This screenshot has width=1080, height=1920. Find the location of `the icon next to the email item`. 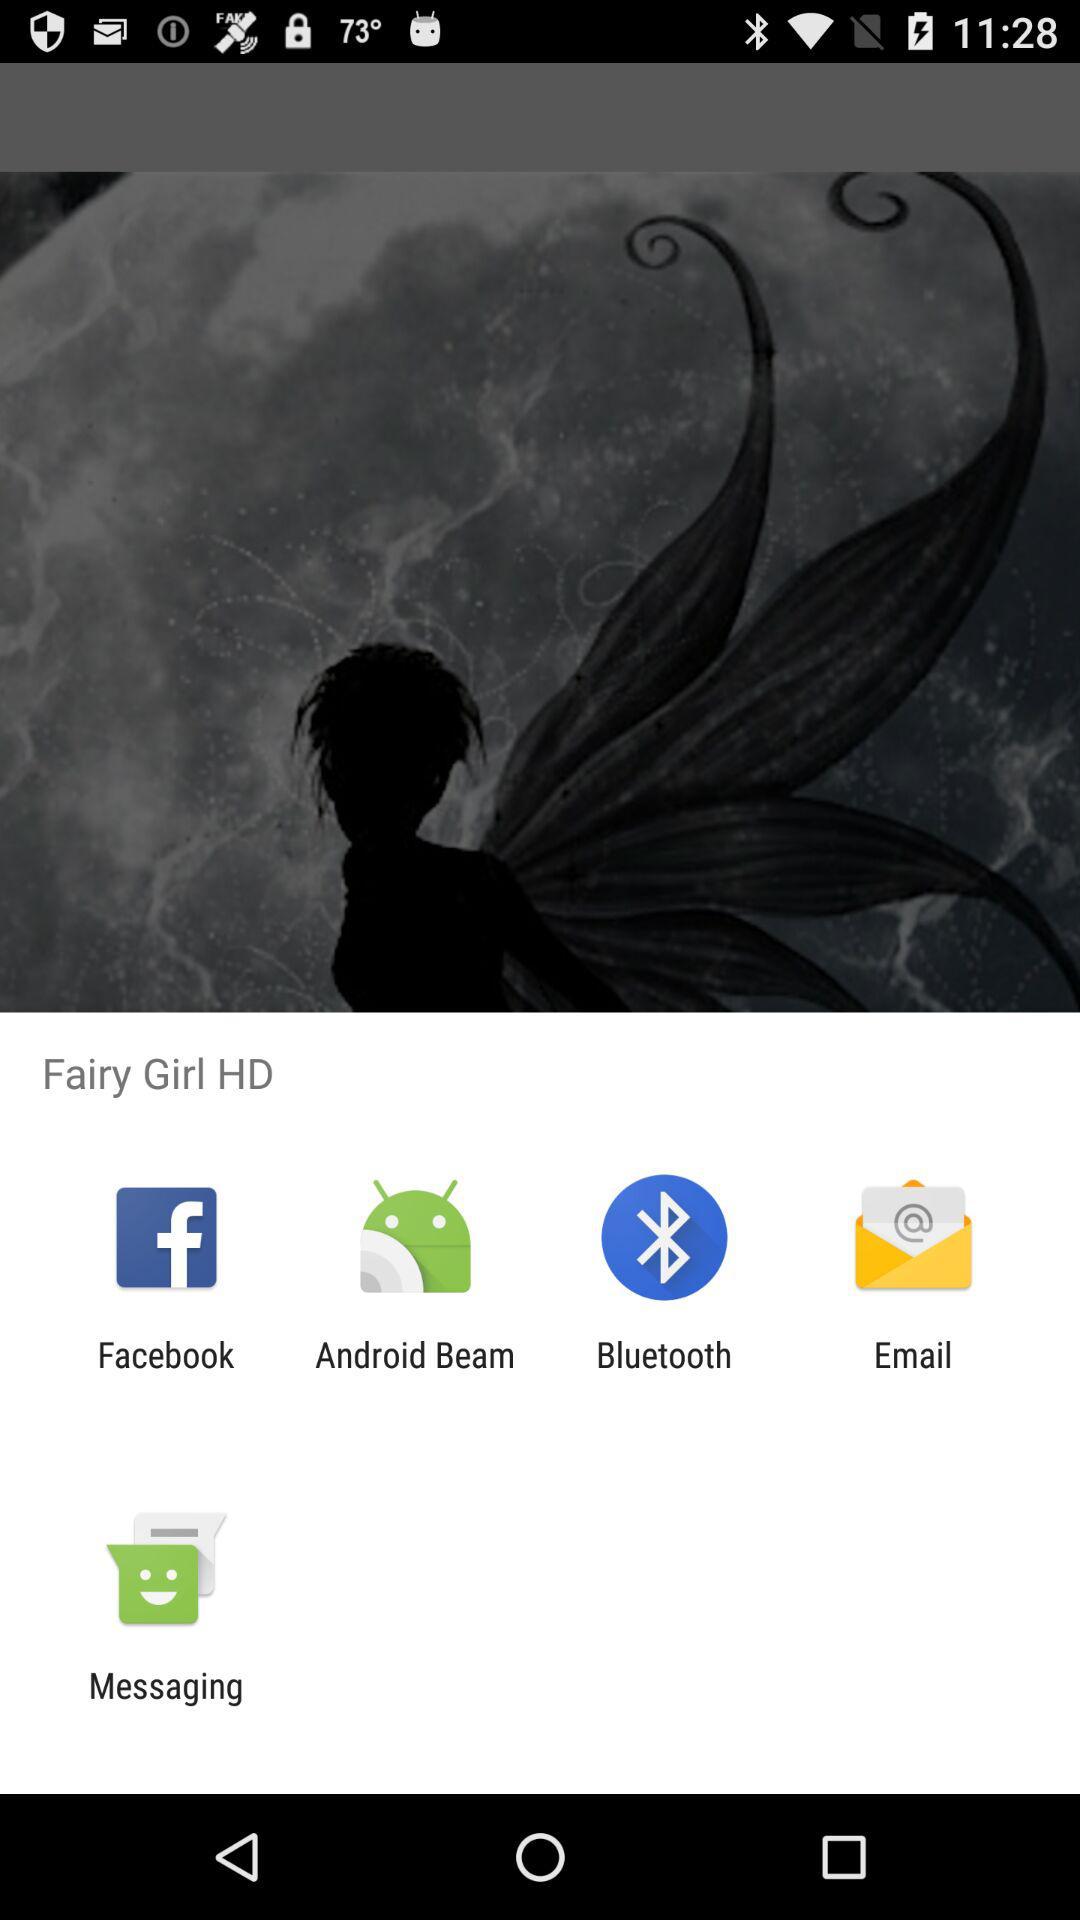

the icon next to the email item is located at coordinates (664, 1374).